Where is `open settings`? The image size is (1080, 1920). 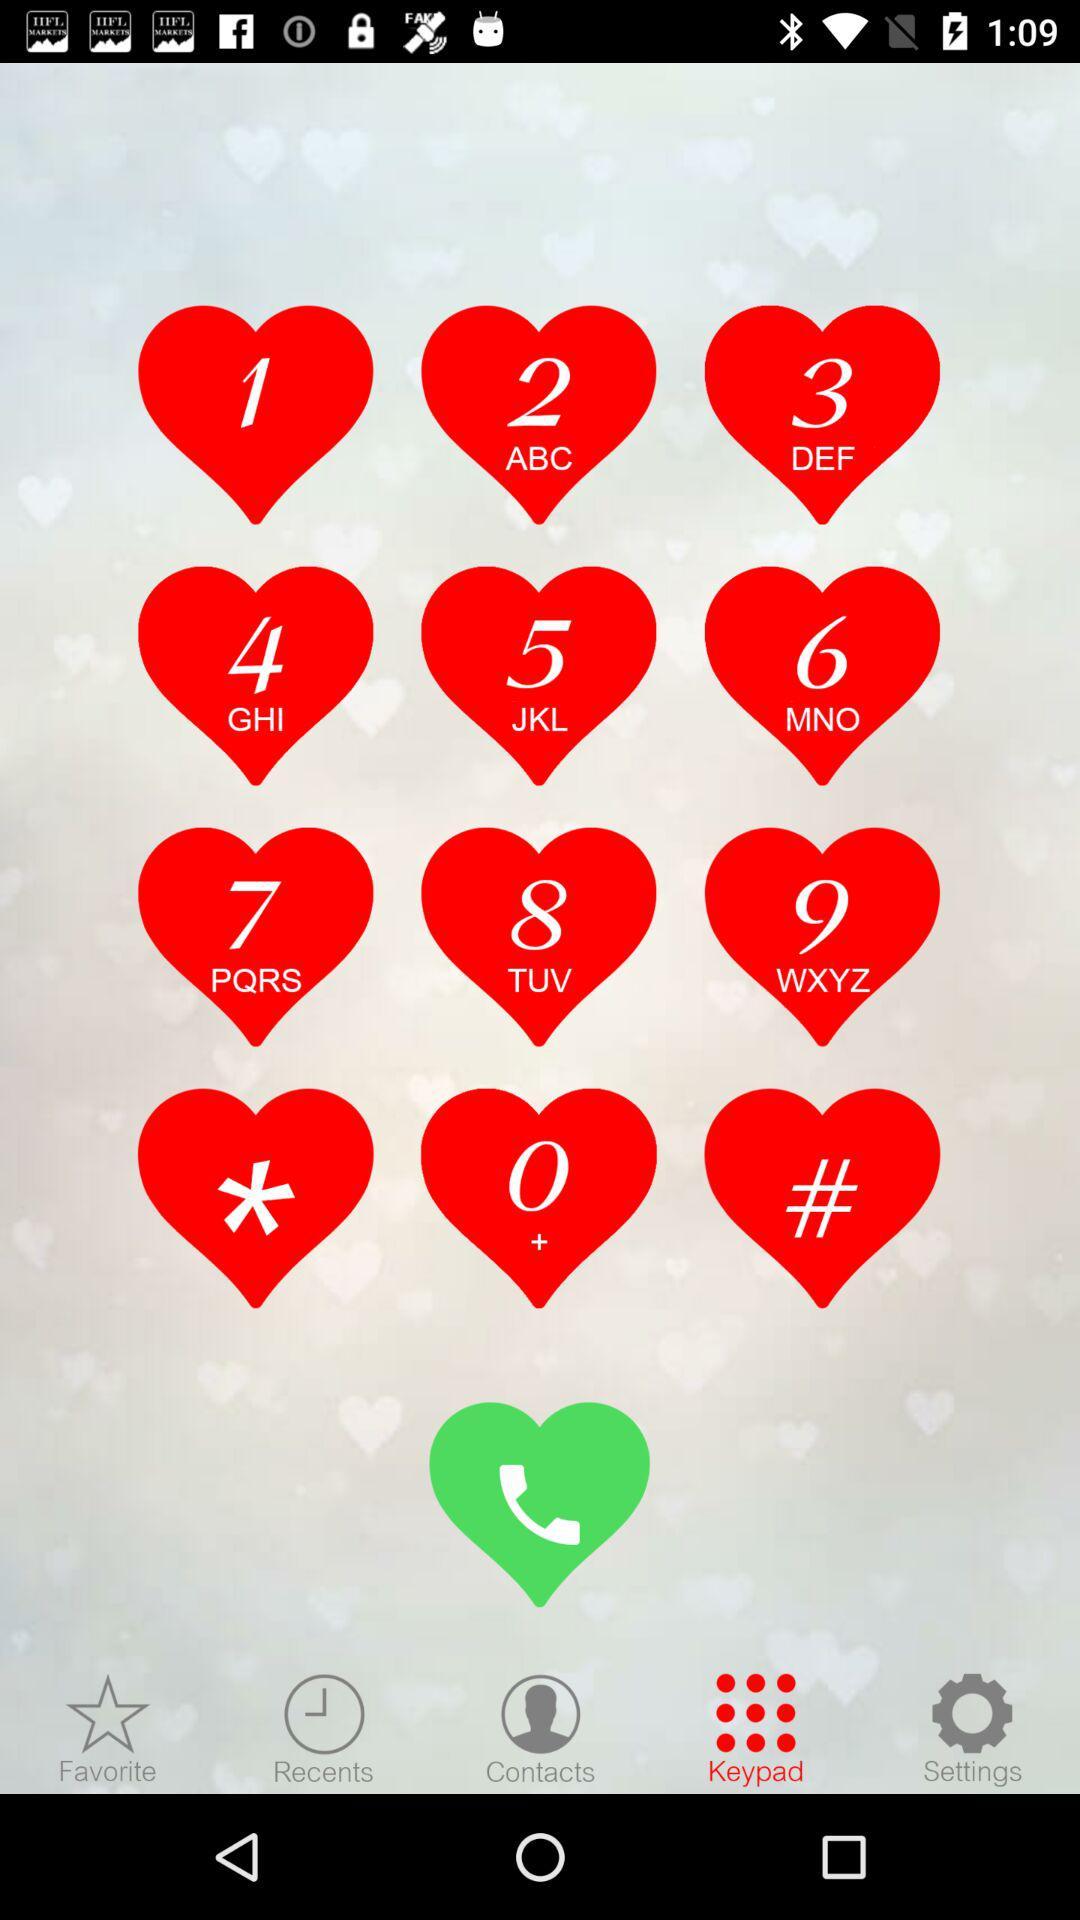
open settings is located at coordinates (971, 1728).